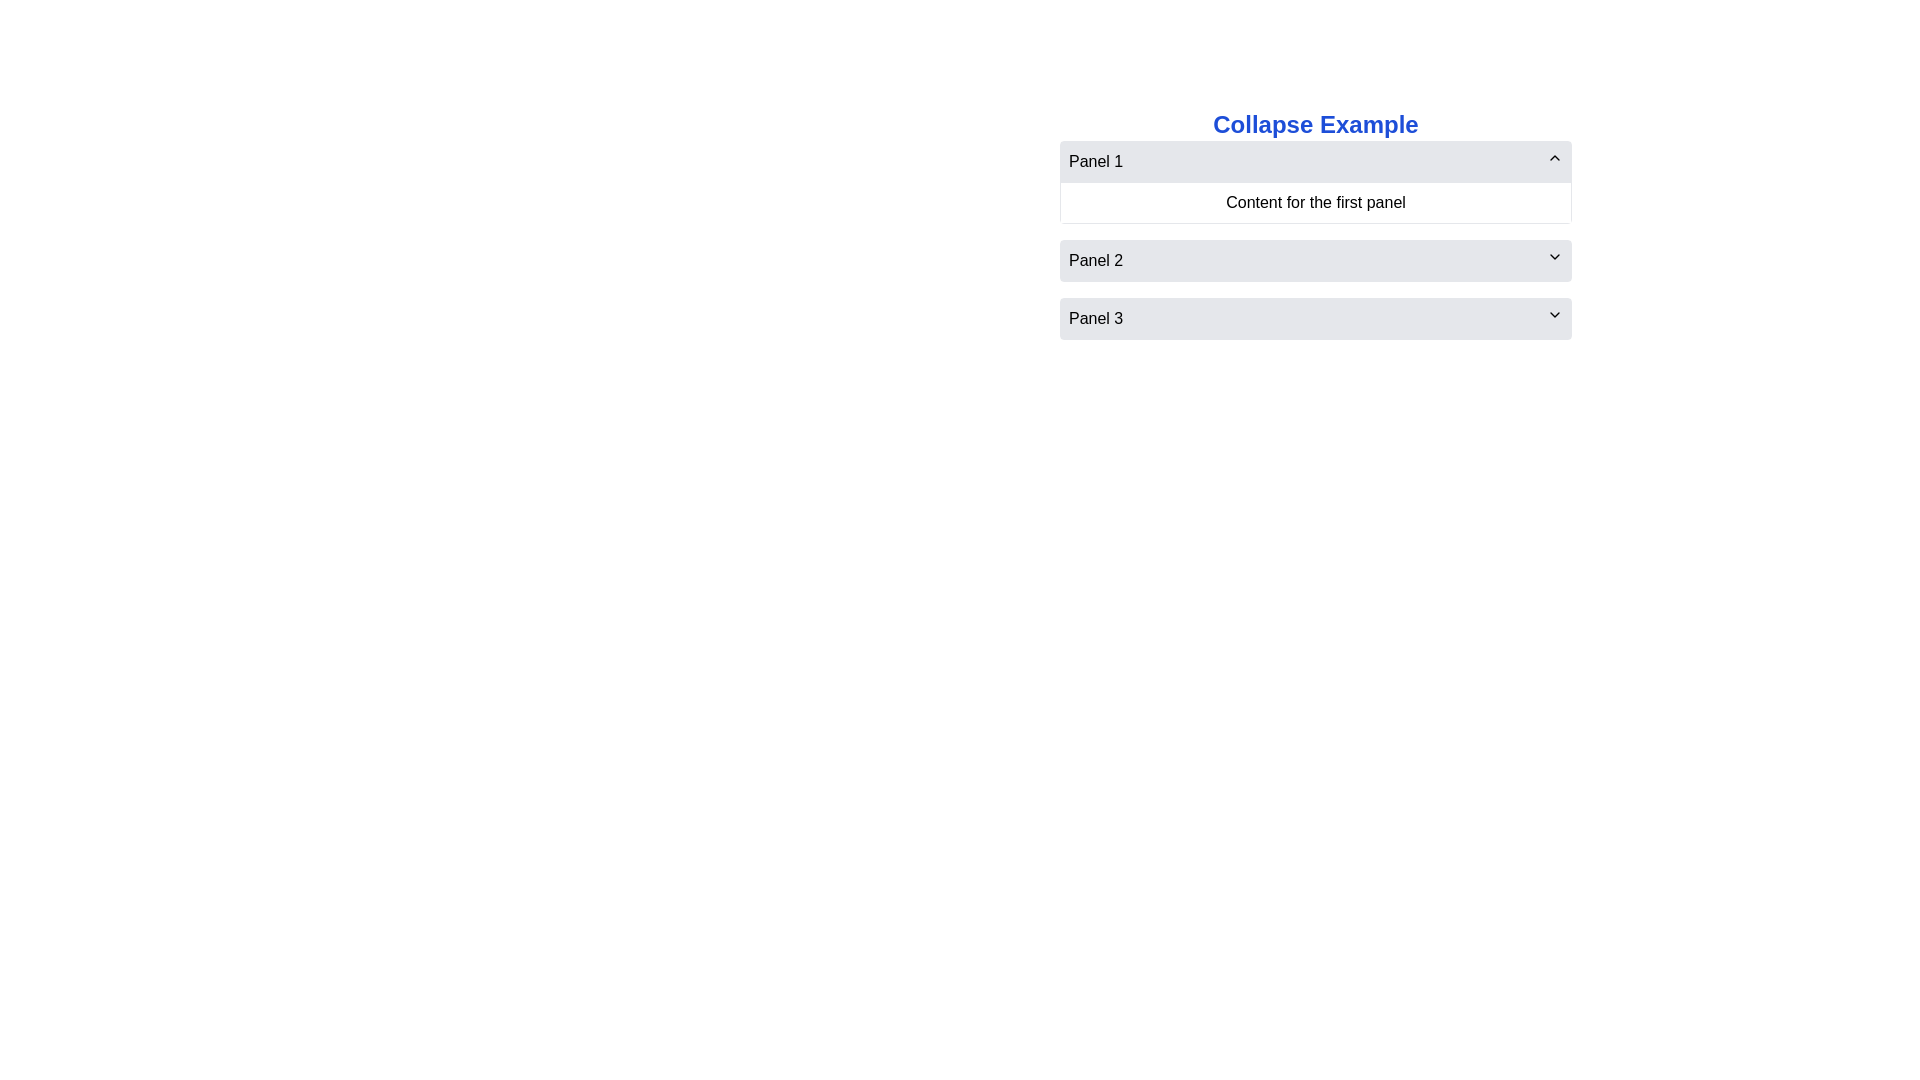  I want to click on the Icon (Chevron Down) located on the right-hand side of 'Panel 3' to toggle the visibility of the associated panel's details, if keyboard navigation is supported, so click(1554, 315).